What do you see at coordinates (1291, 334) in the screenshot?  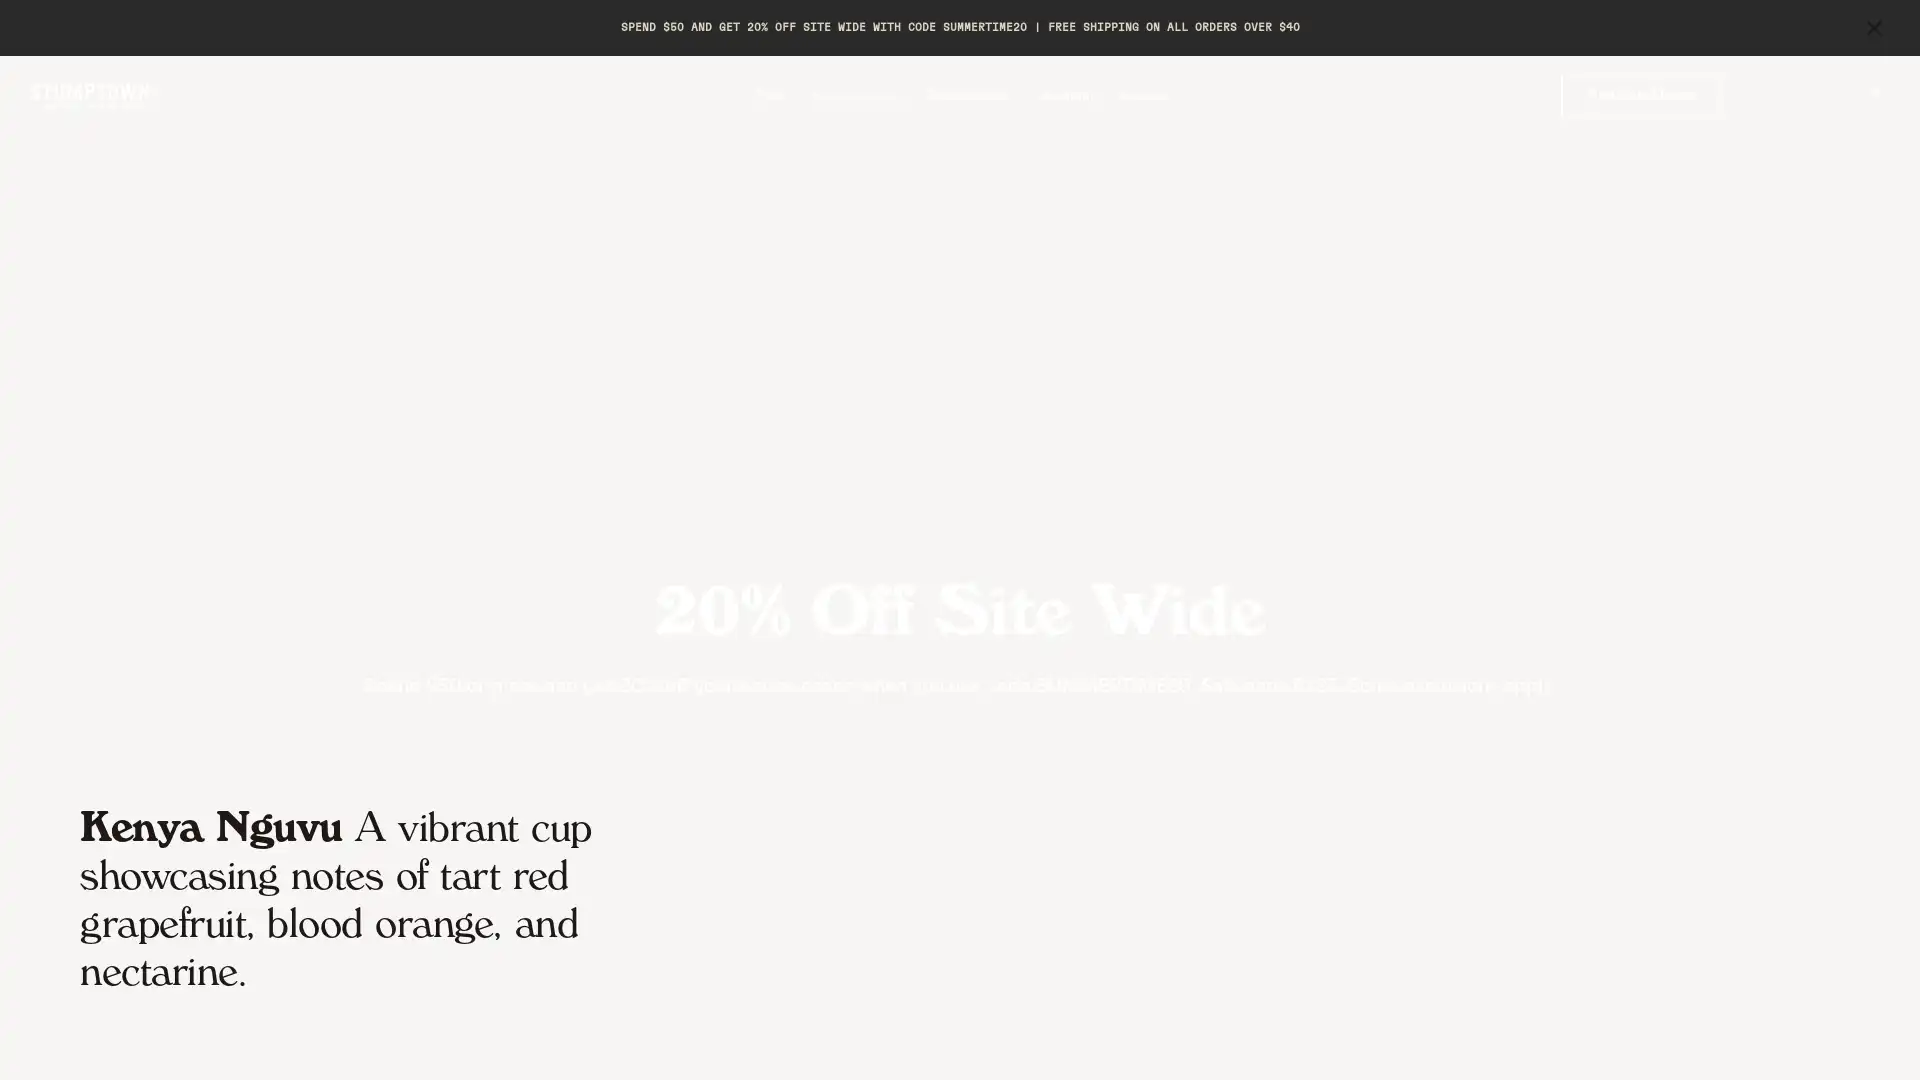 I see `Close form` at bounding box center [1291, 334].